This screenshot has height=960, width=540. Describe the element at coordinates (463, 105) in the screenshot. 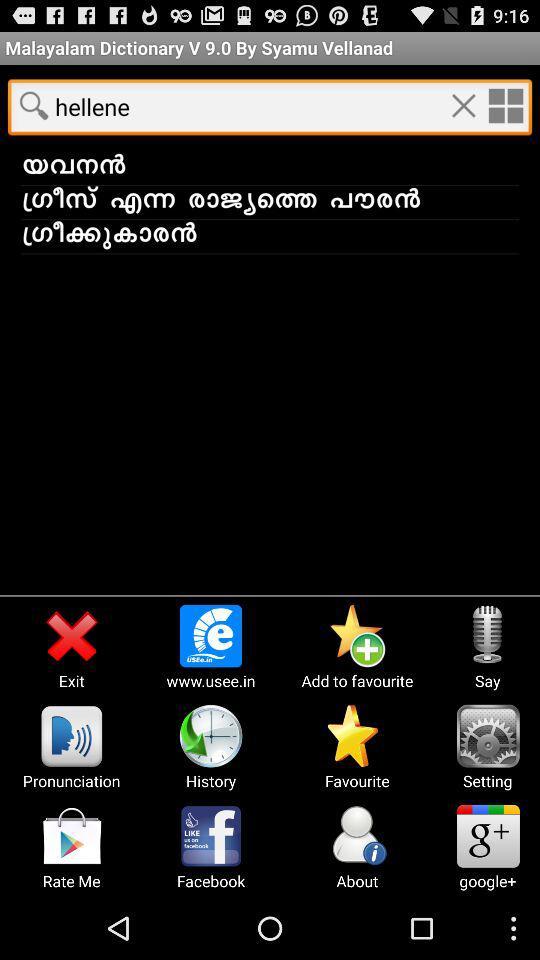

I see `cancel` at that location.